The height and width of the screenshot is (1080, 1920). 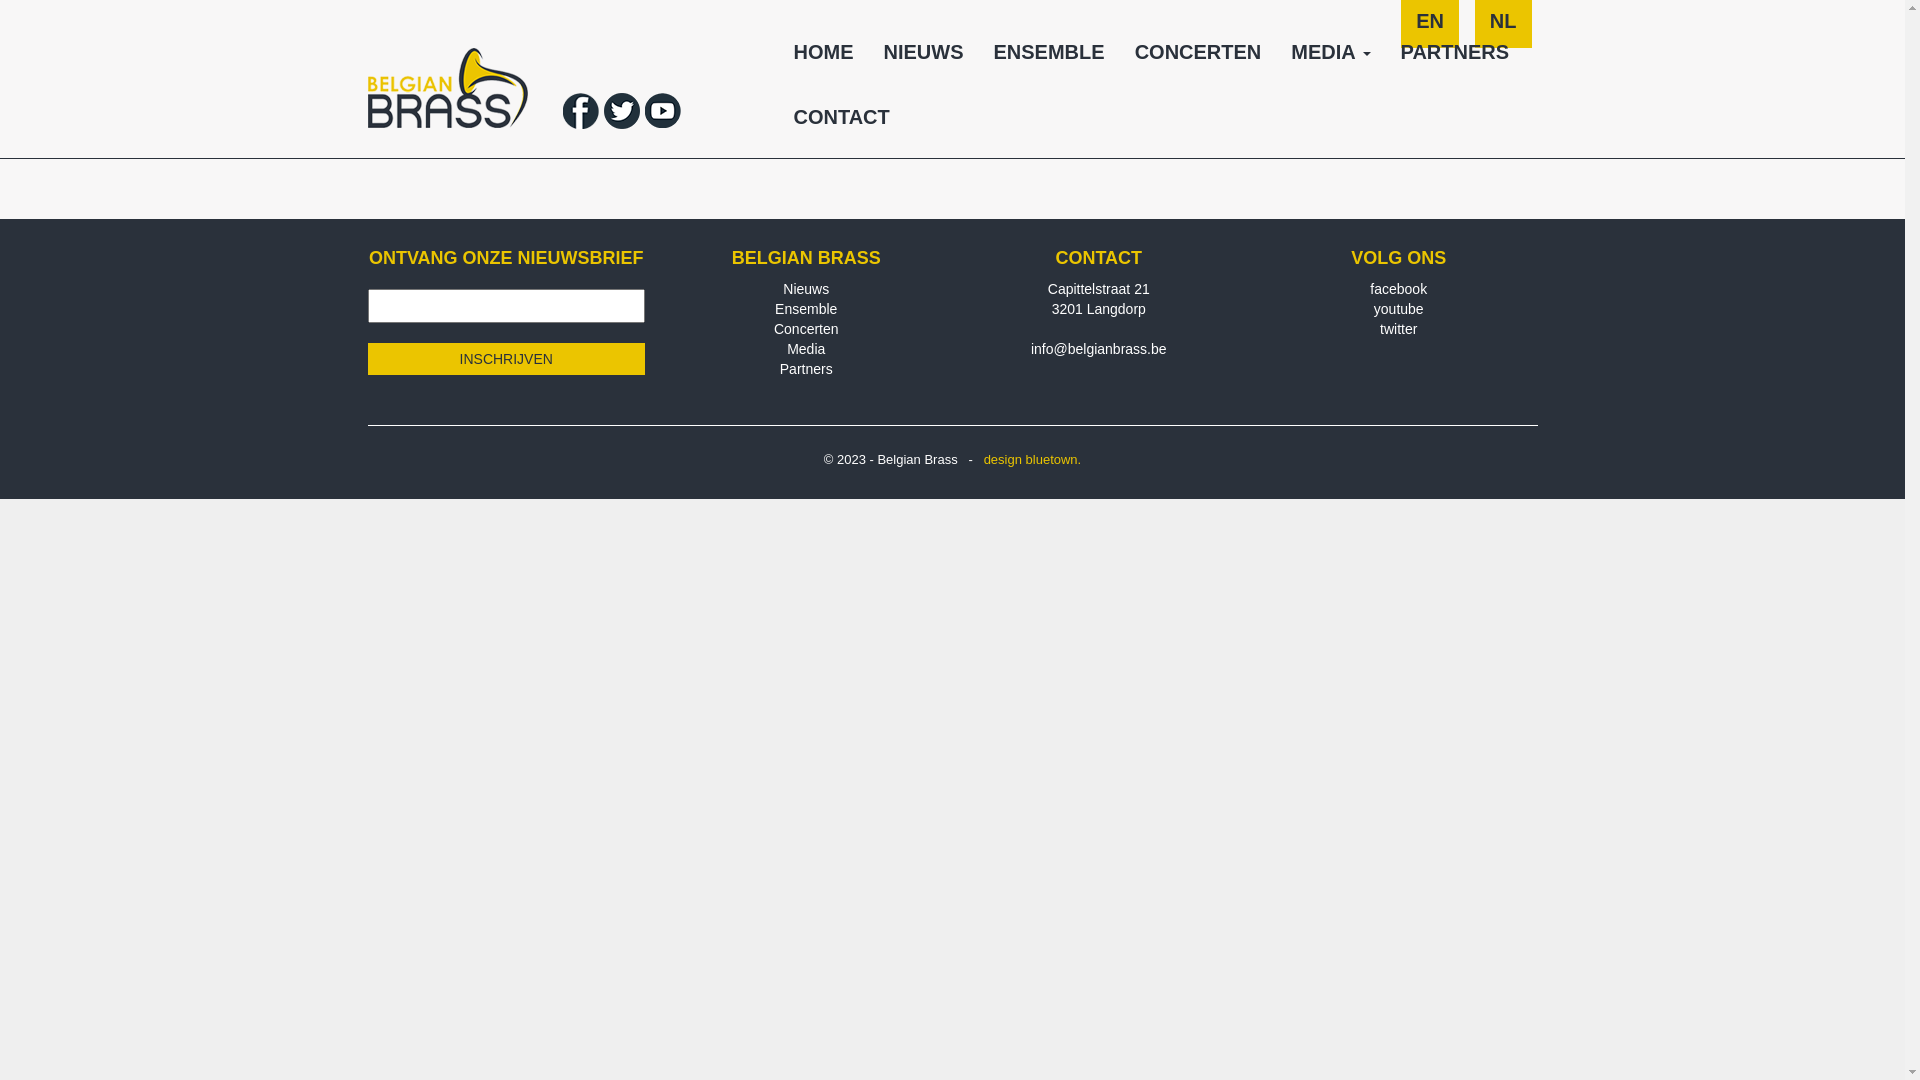 I want to click on 'twitter', so click(x=1397, y=327).